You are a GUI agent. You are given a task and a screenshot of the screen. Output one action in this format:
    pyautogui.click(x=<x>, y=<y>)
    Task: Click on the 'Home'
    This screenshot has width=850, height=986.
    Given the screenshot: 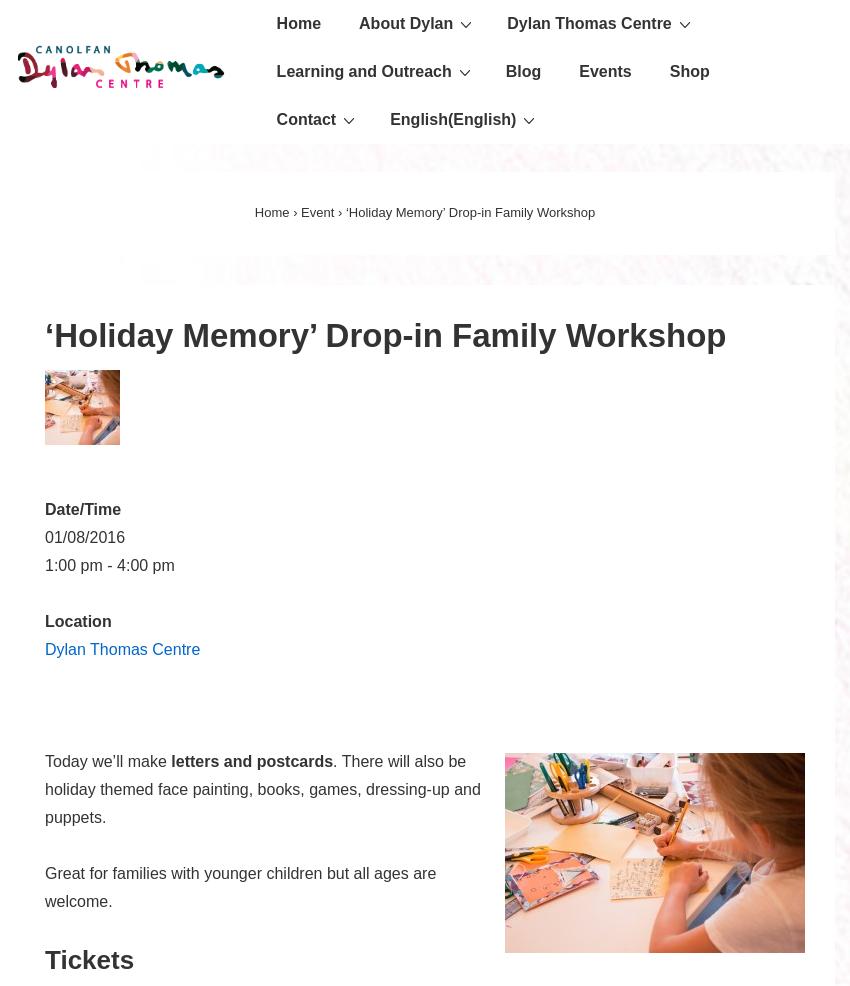 What is the action you would take?
    pyautogui.click(x=270, y=211)
    